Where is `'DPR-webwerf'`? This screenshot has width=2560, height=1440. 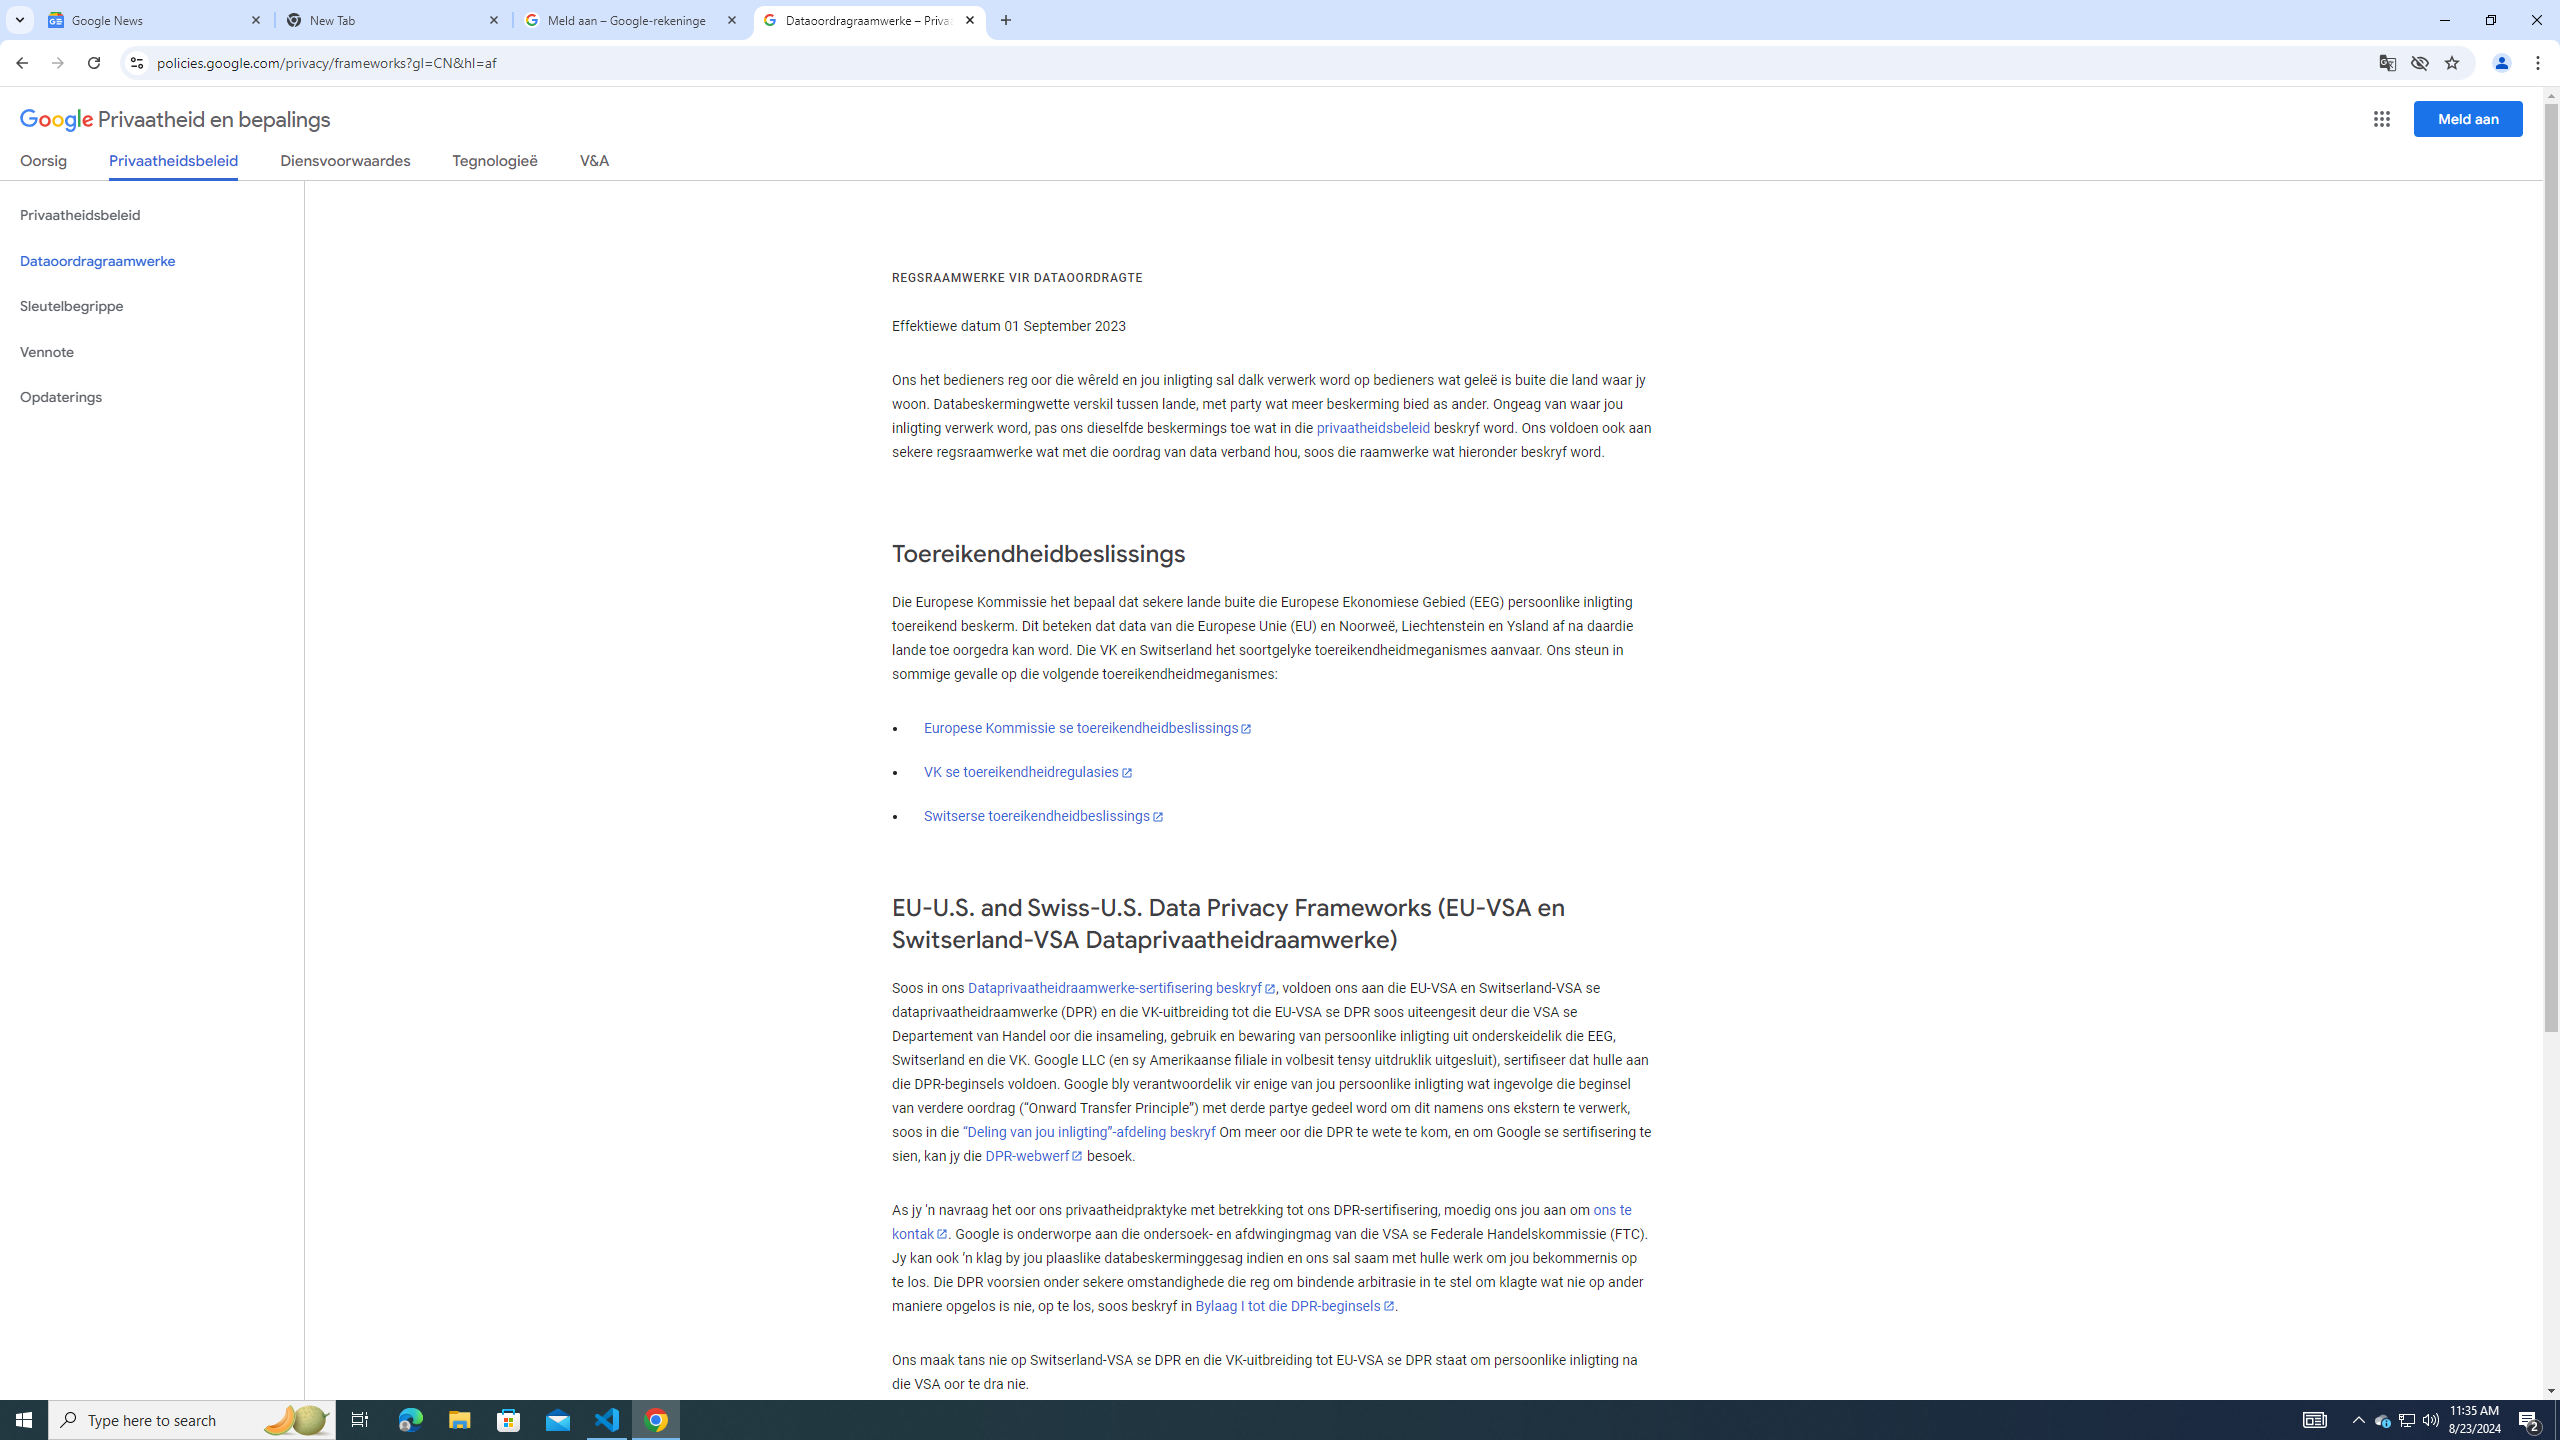 'DPR-webwerf' is located at coordinates (1034, 1156).